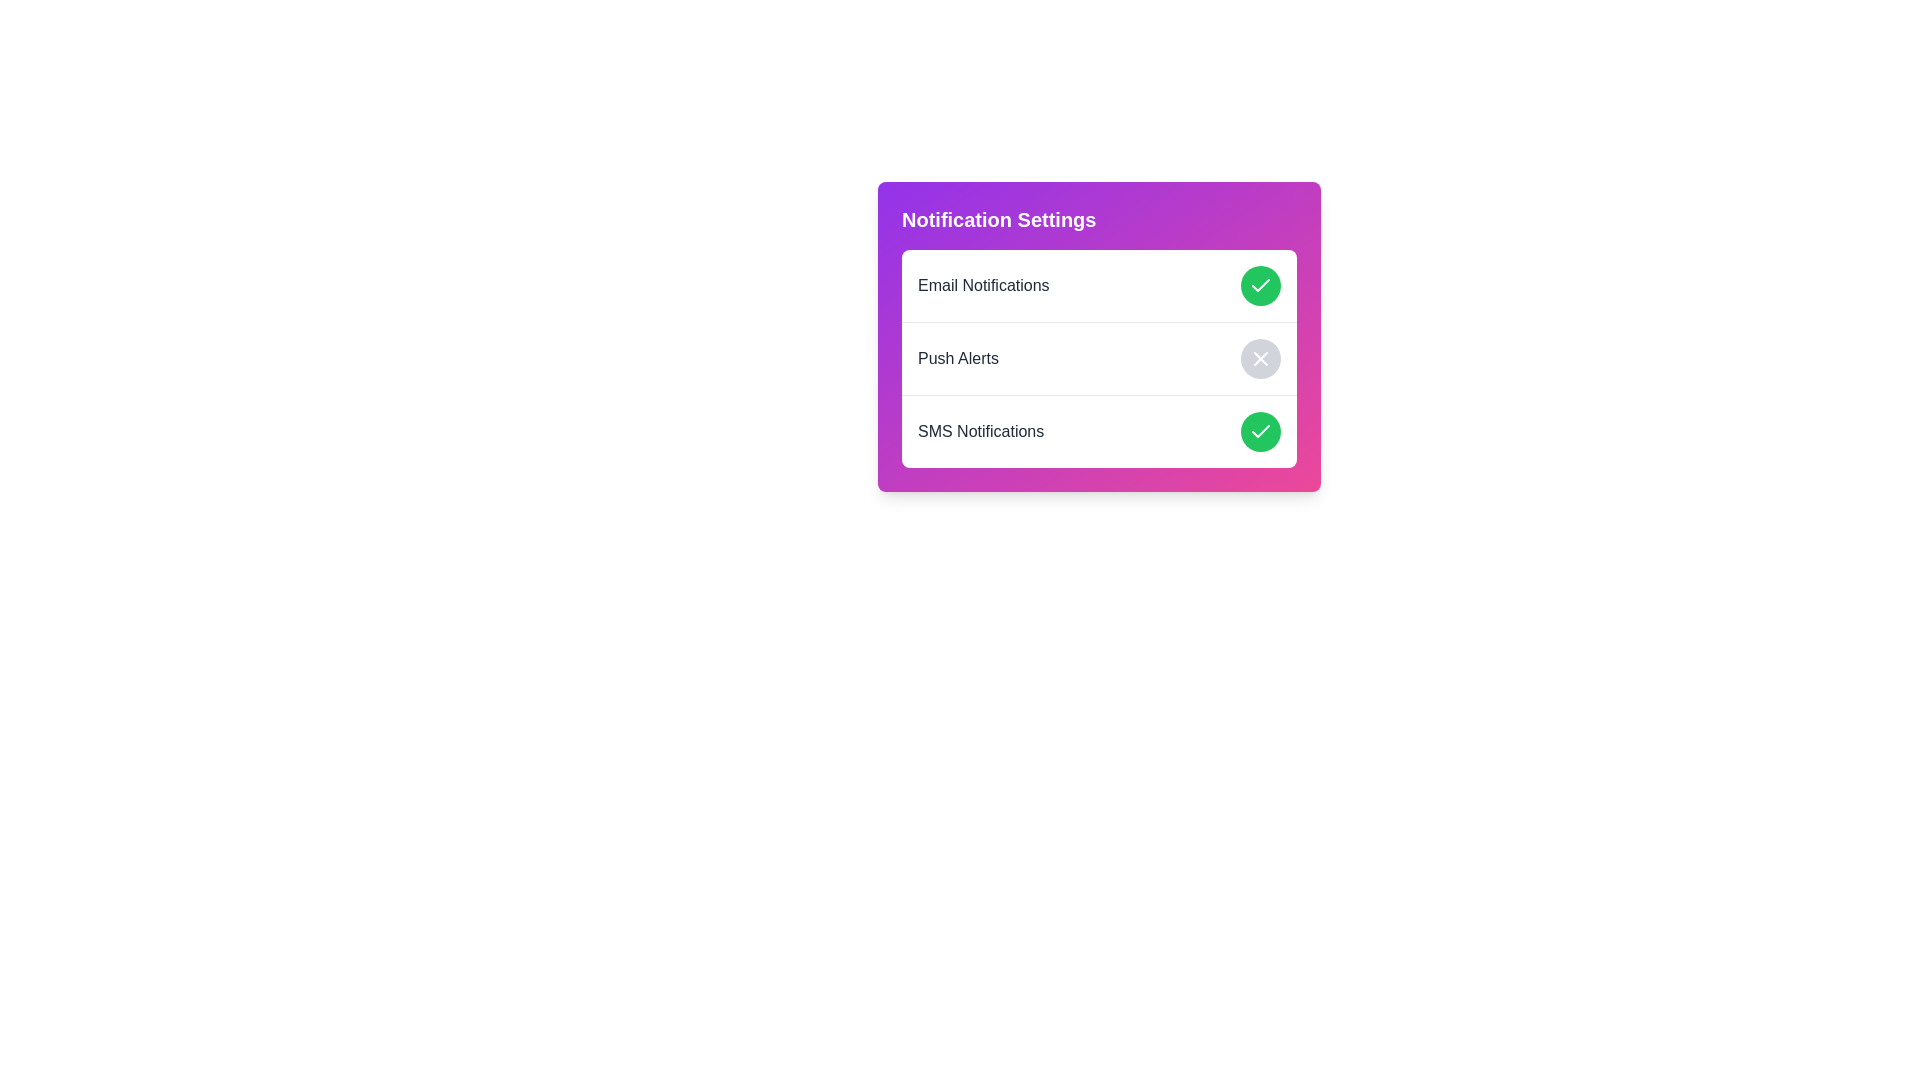 Image resolution: width=1920 pixels, height=1080 pixels. What do you see at coordinates (1260, 285) in the screenshot?
I see `the circular icon button with a green background and white check mark` at bounding box center [1260, 285].